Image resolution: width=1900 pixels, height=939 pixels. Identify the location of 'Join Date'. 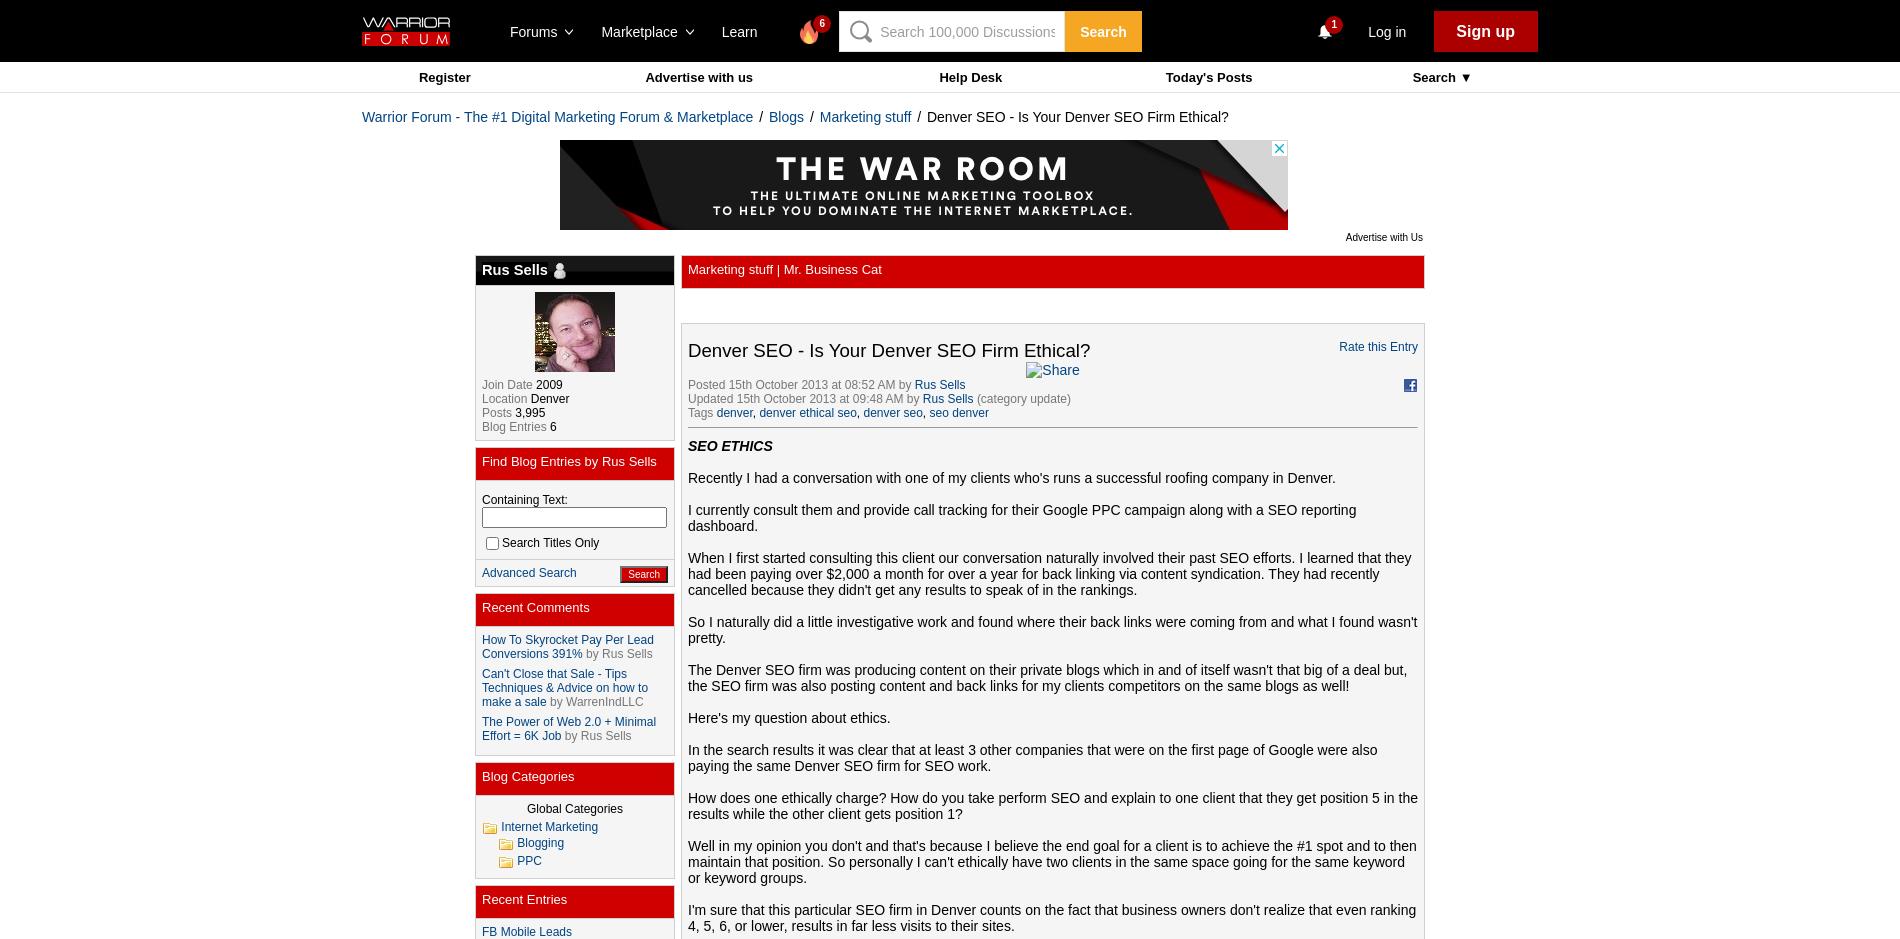
(506, 384).